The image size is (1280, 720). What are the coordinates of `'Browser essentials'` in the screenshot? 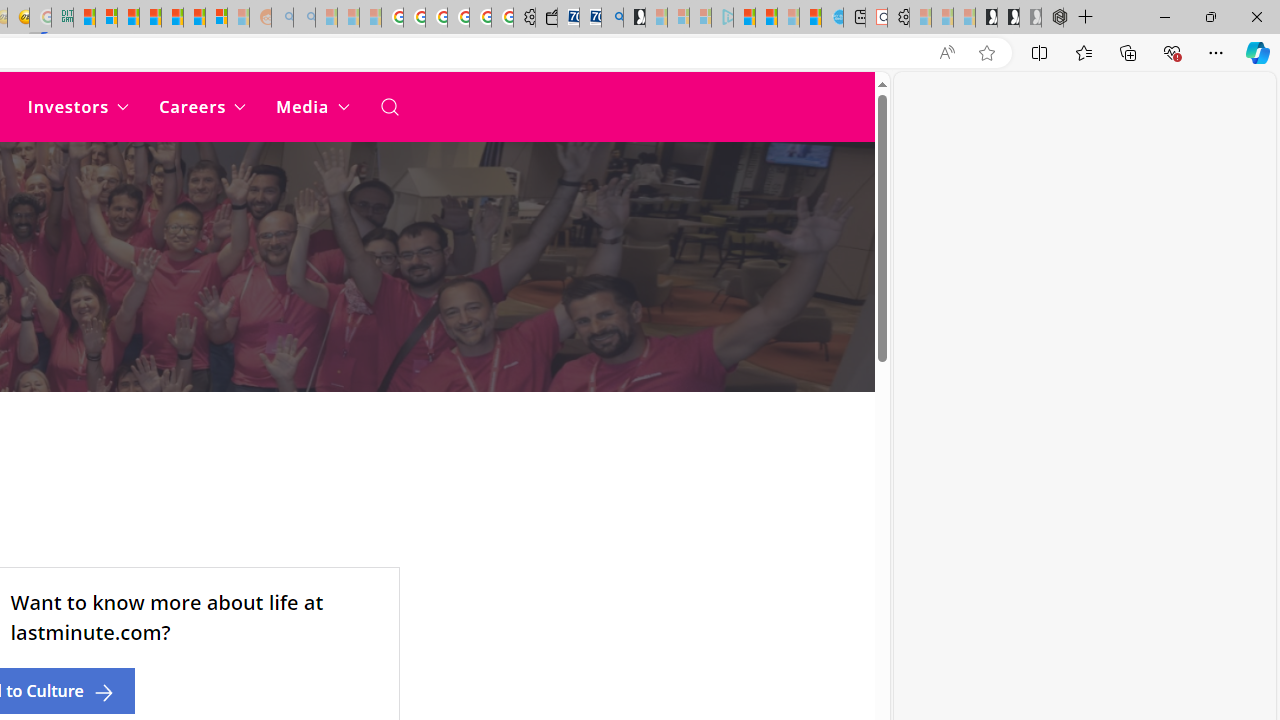 It's located at (1171, 51).